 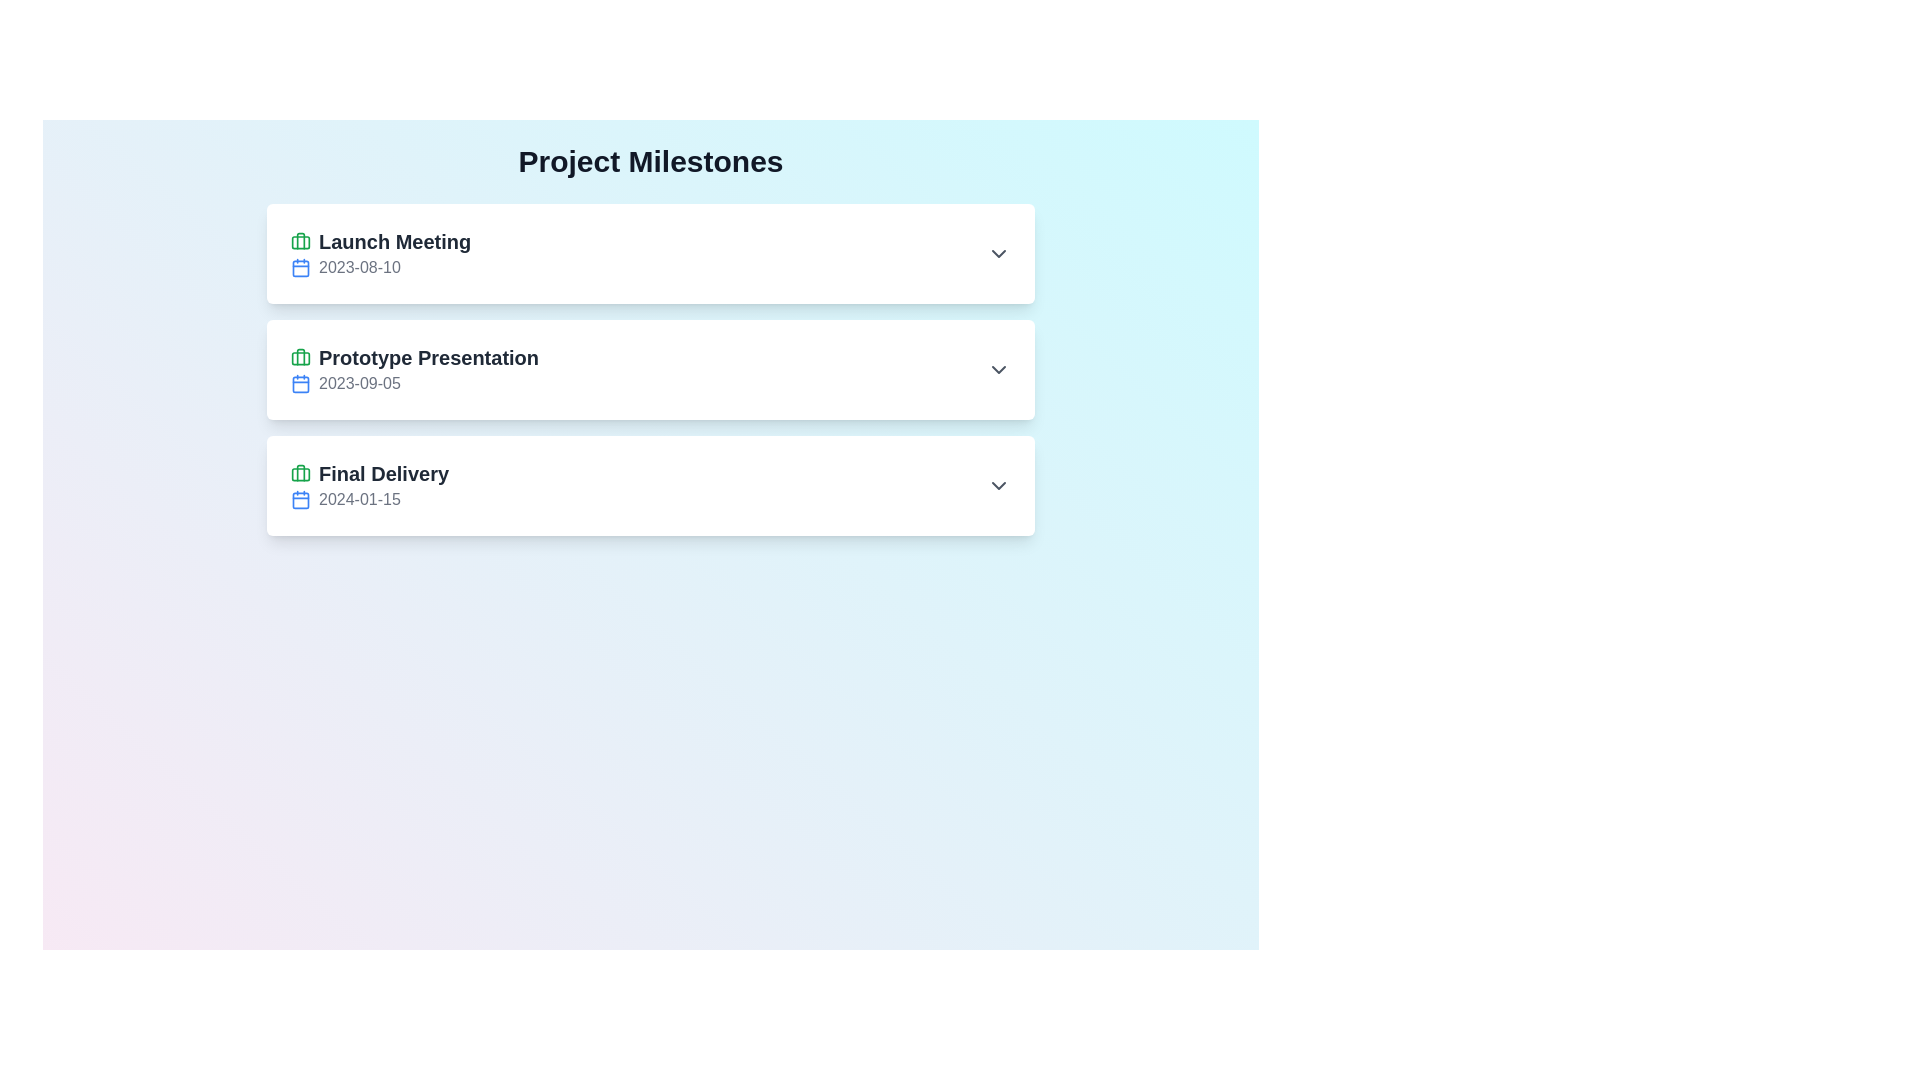 What do you see at coordinates (300, 266) in the screenshot?
I see `the small blue calendar icon located to the left of the date text '2023-08-10' and beneath the label 'Launch Meeting' in the 'Project Milestones' section` at bounding box center [300, 266].